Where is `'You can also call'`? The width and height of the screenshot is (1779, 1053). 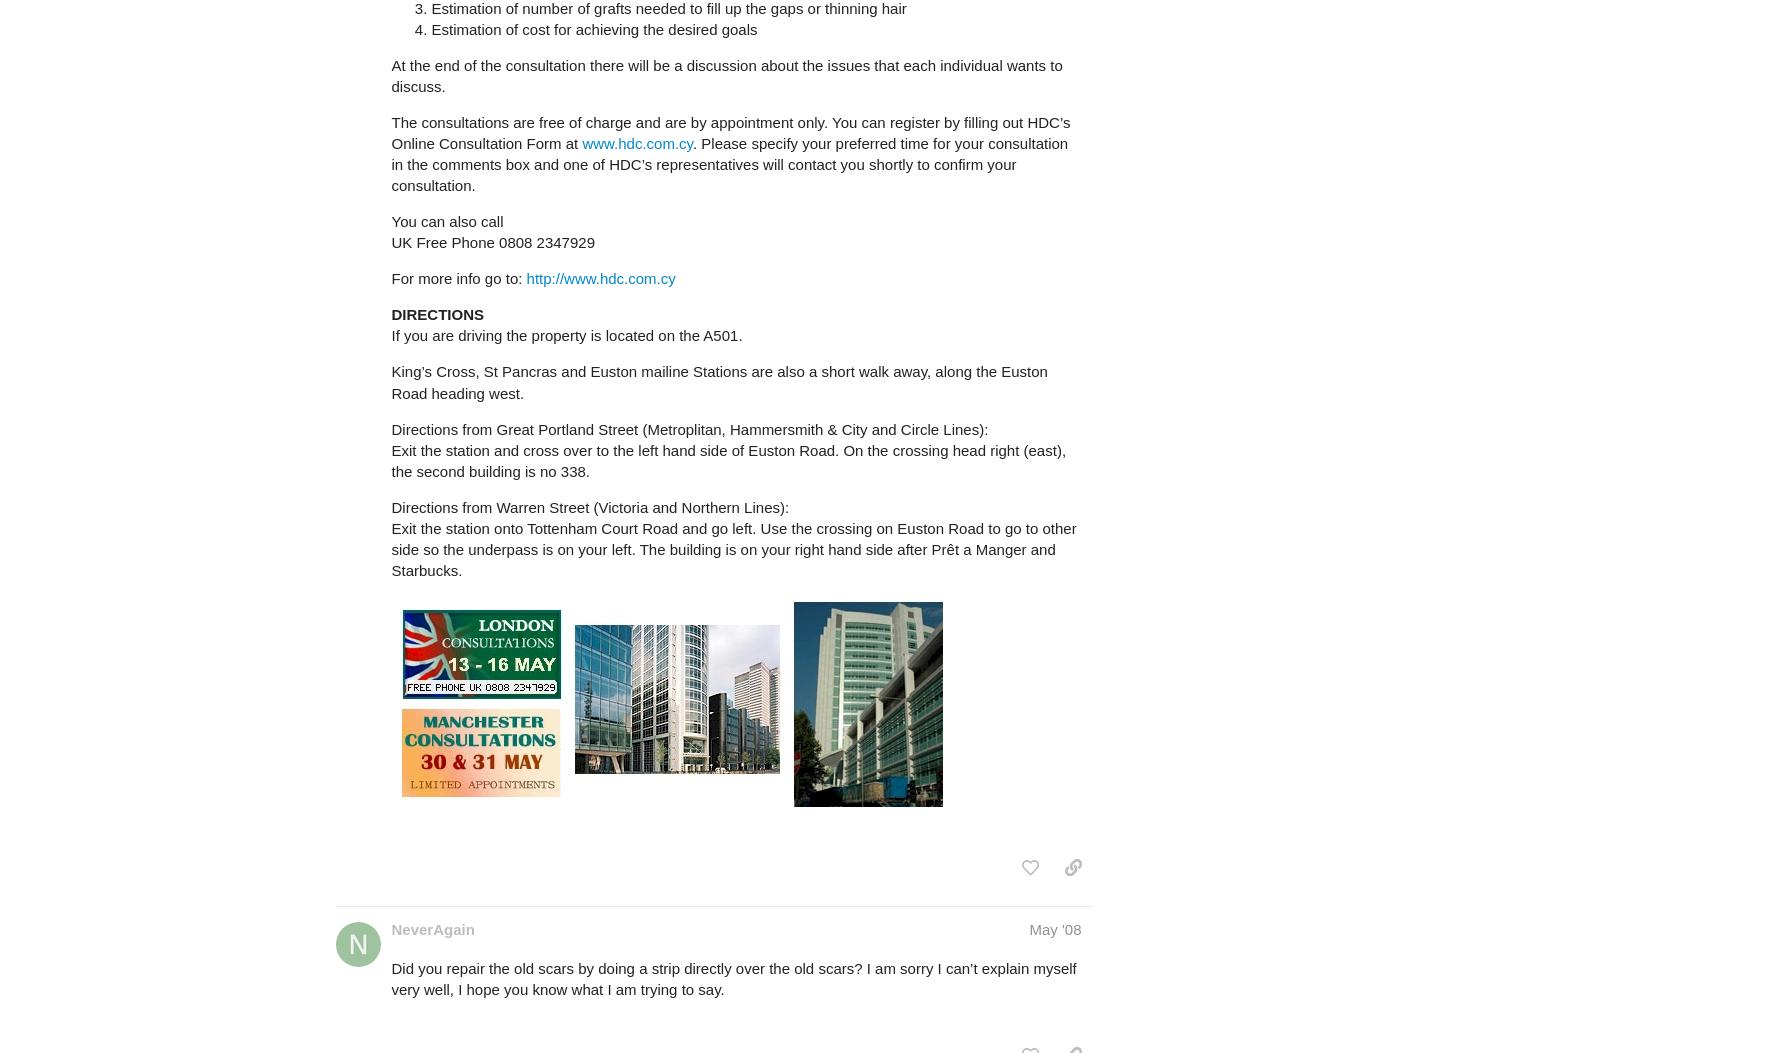 'You can also call' is located at coordinates (447, 221).